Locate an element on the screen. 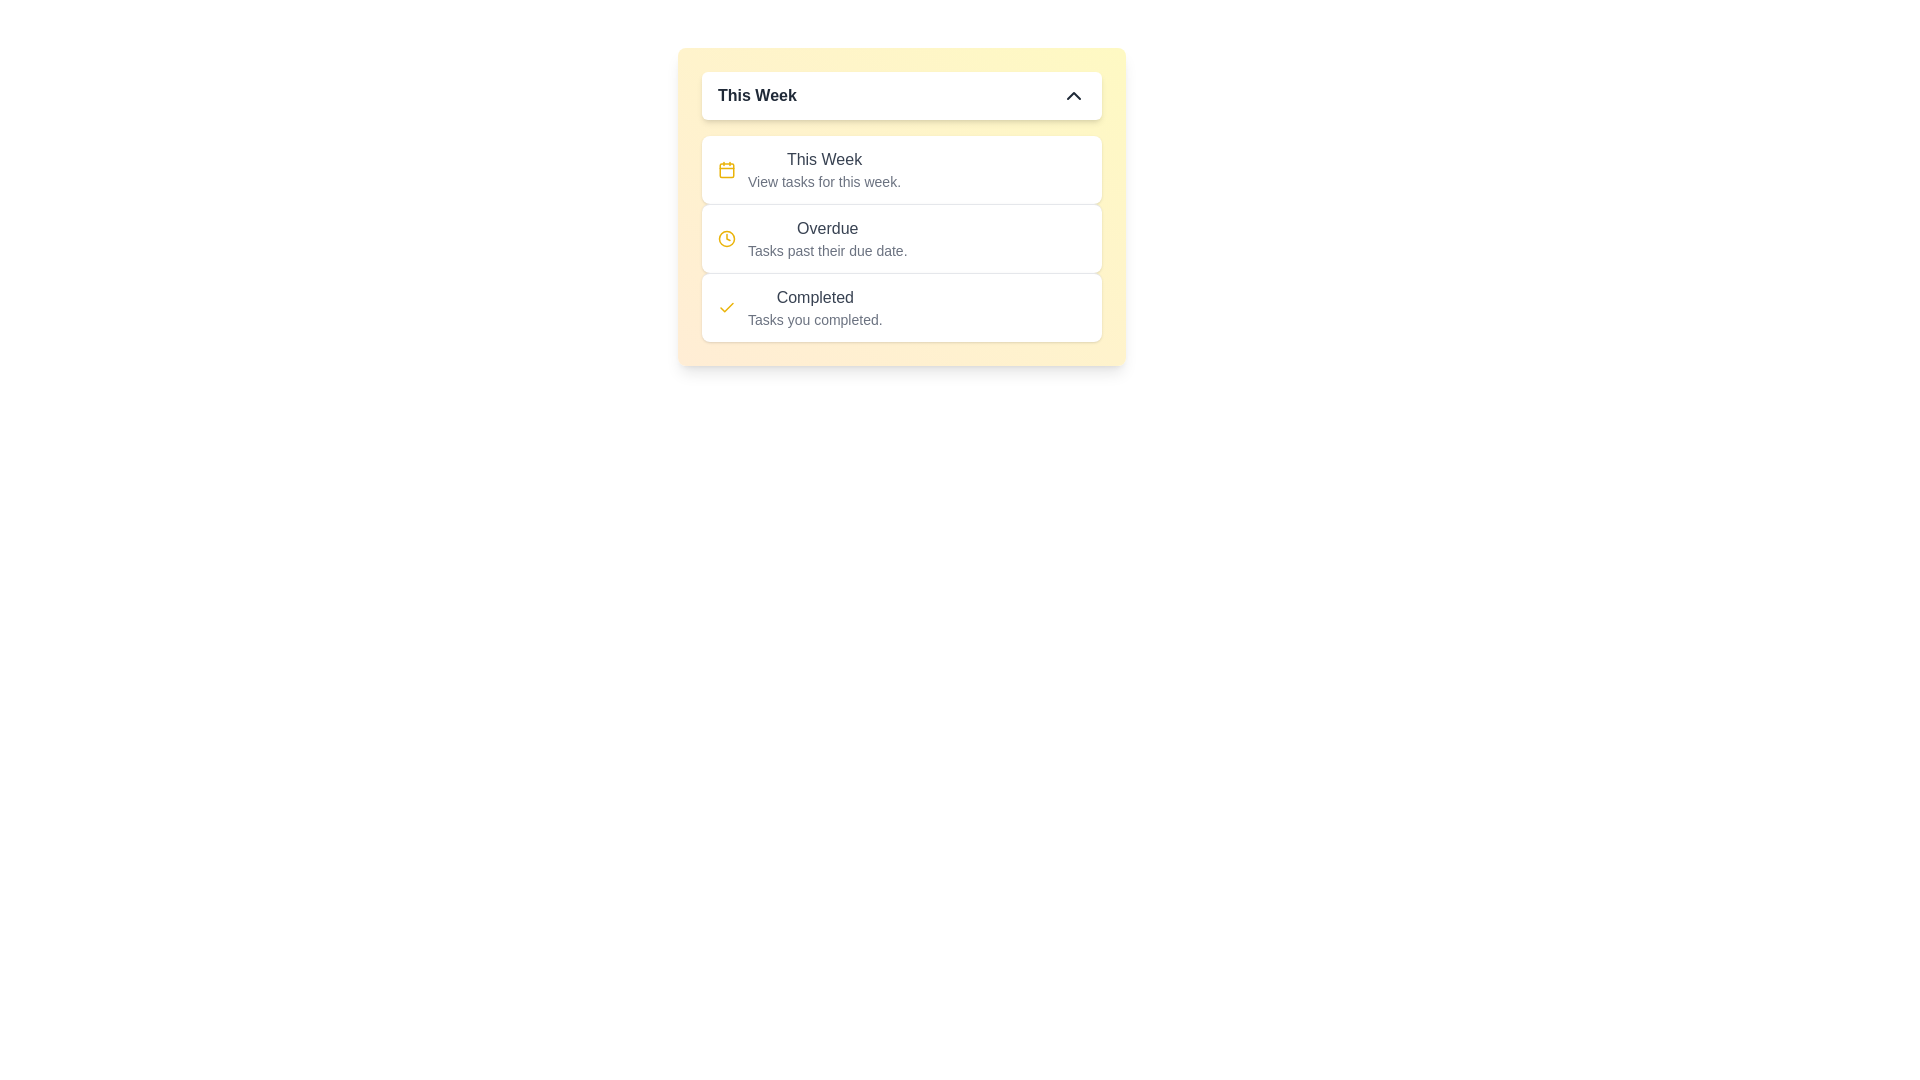 The width and height of the screenshot is (1920, 1080). the task category This Week by clicking on the corresponding item in the list is located at coordinates (901, 168).